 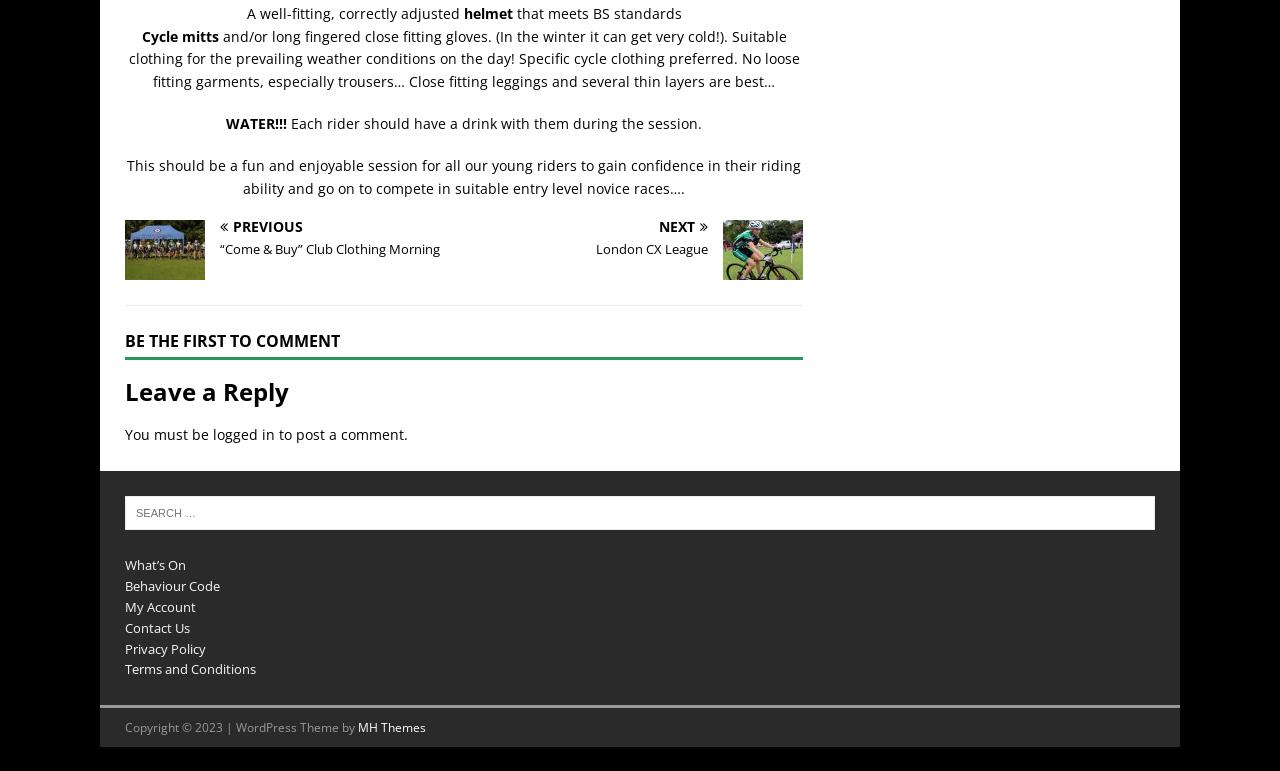 I want to click on 'Privacy Policy', so click(x=165, y=647).